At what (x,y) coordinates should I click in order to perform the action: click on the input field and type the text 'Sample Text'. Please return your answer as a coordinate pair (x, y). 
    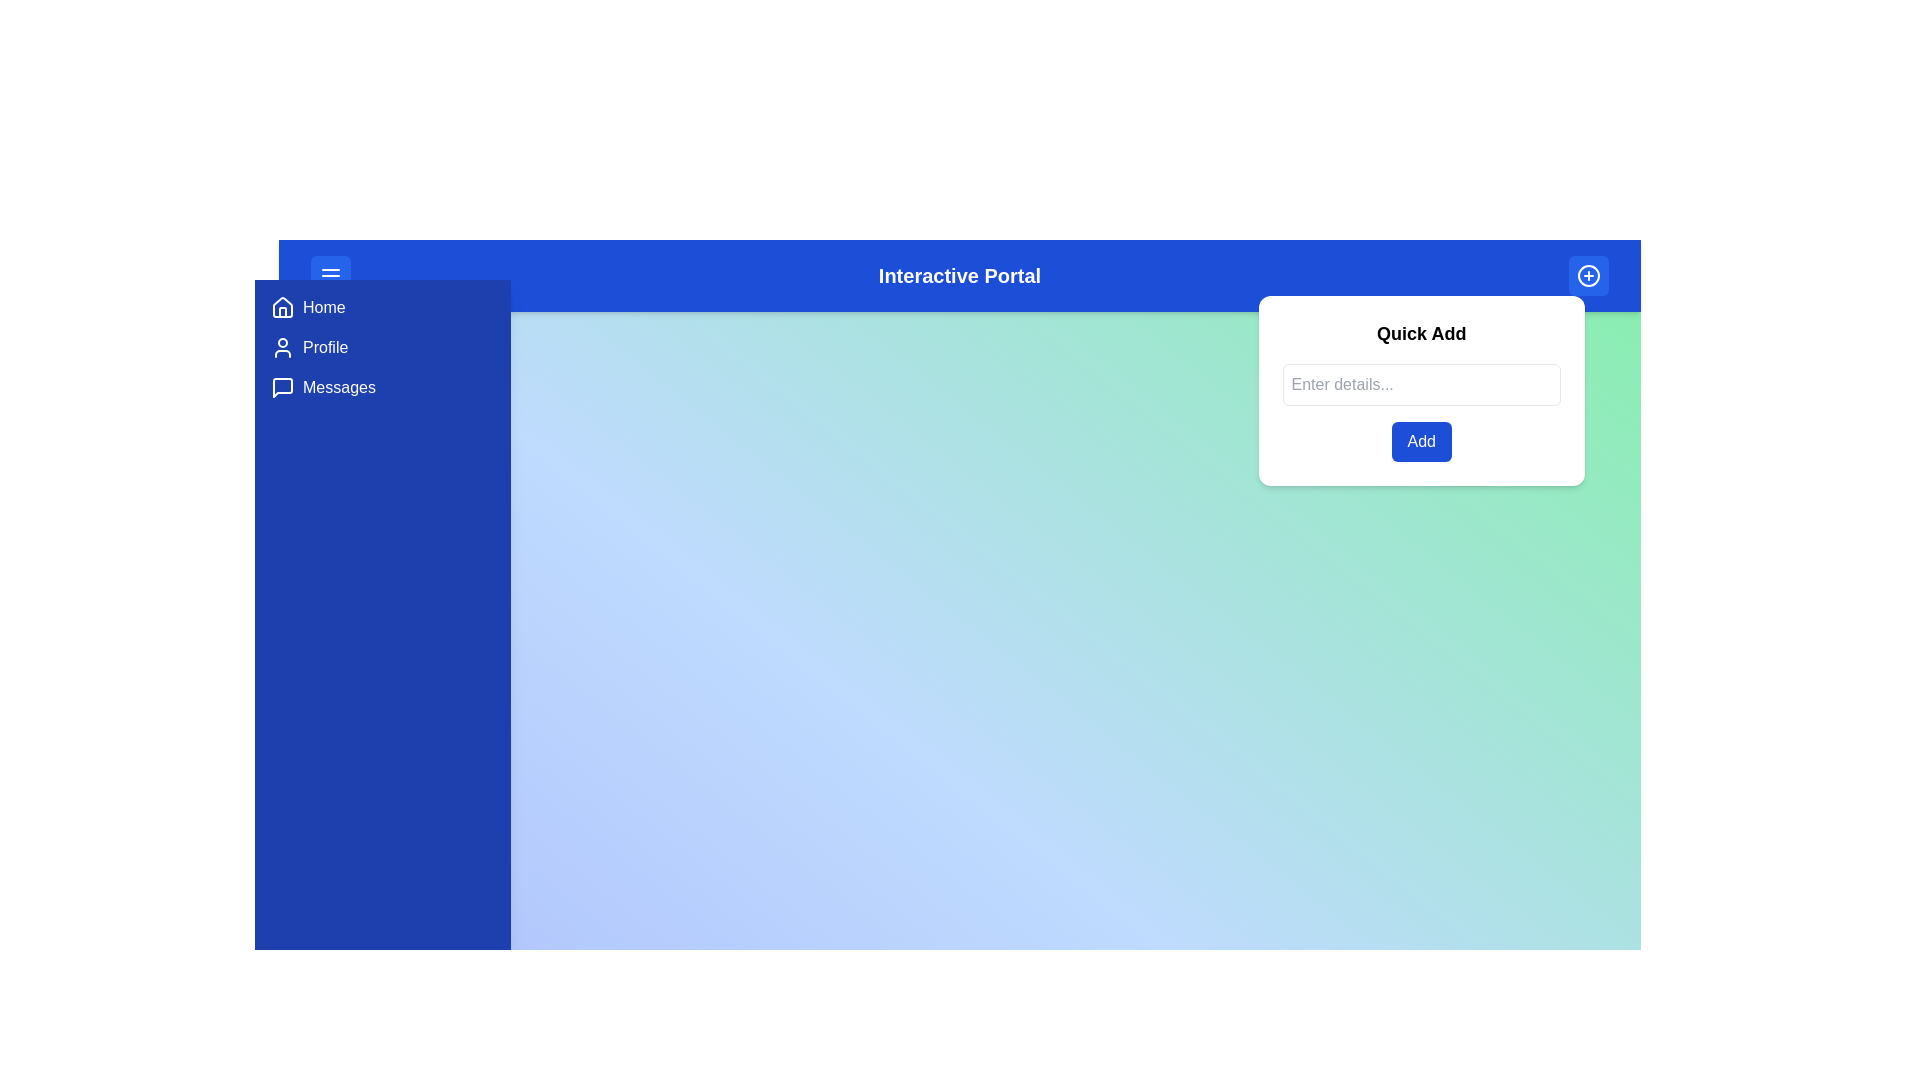
    Looking at the image, I should click on (1420, 385).